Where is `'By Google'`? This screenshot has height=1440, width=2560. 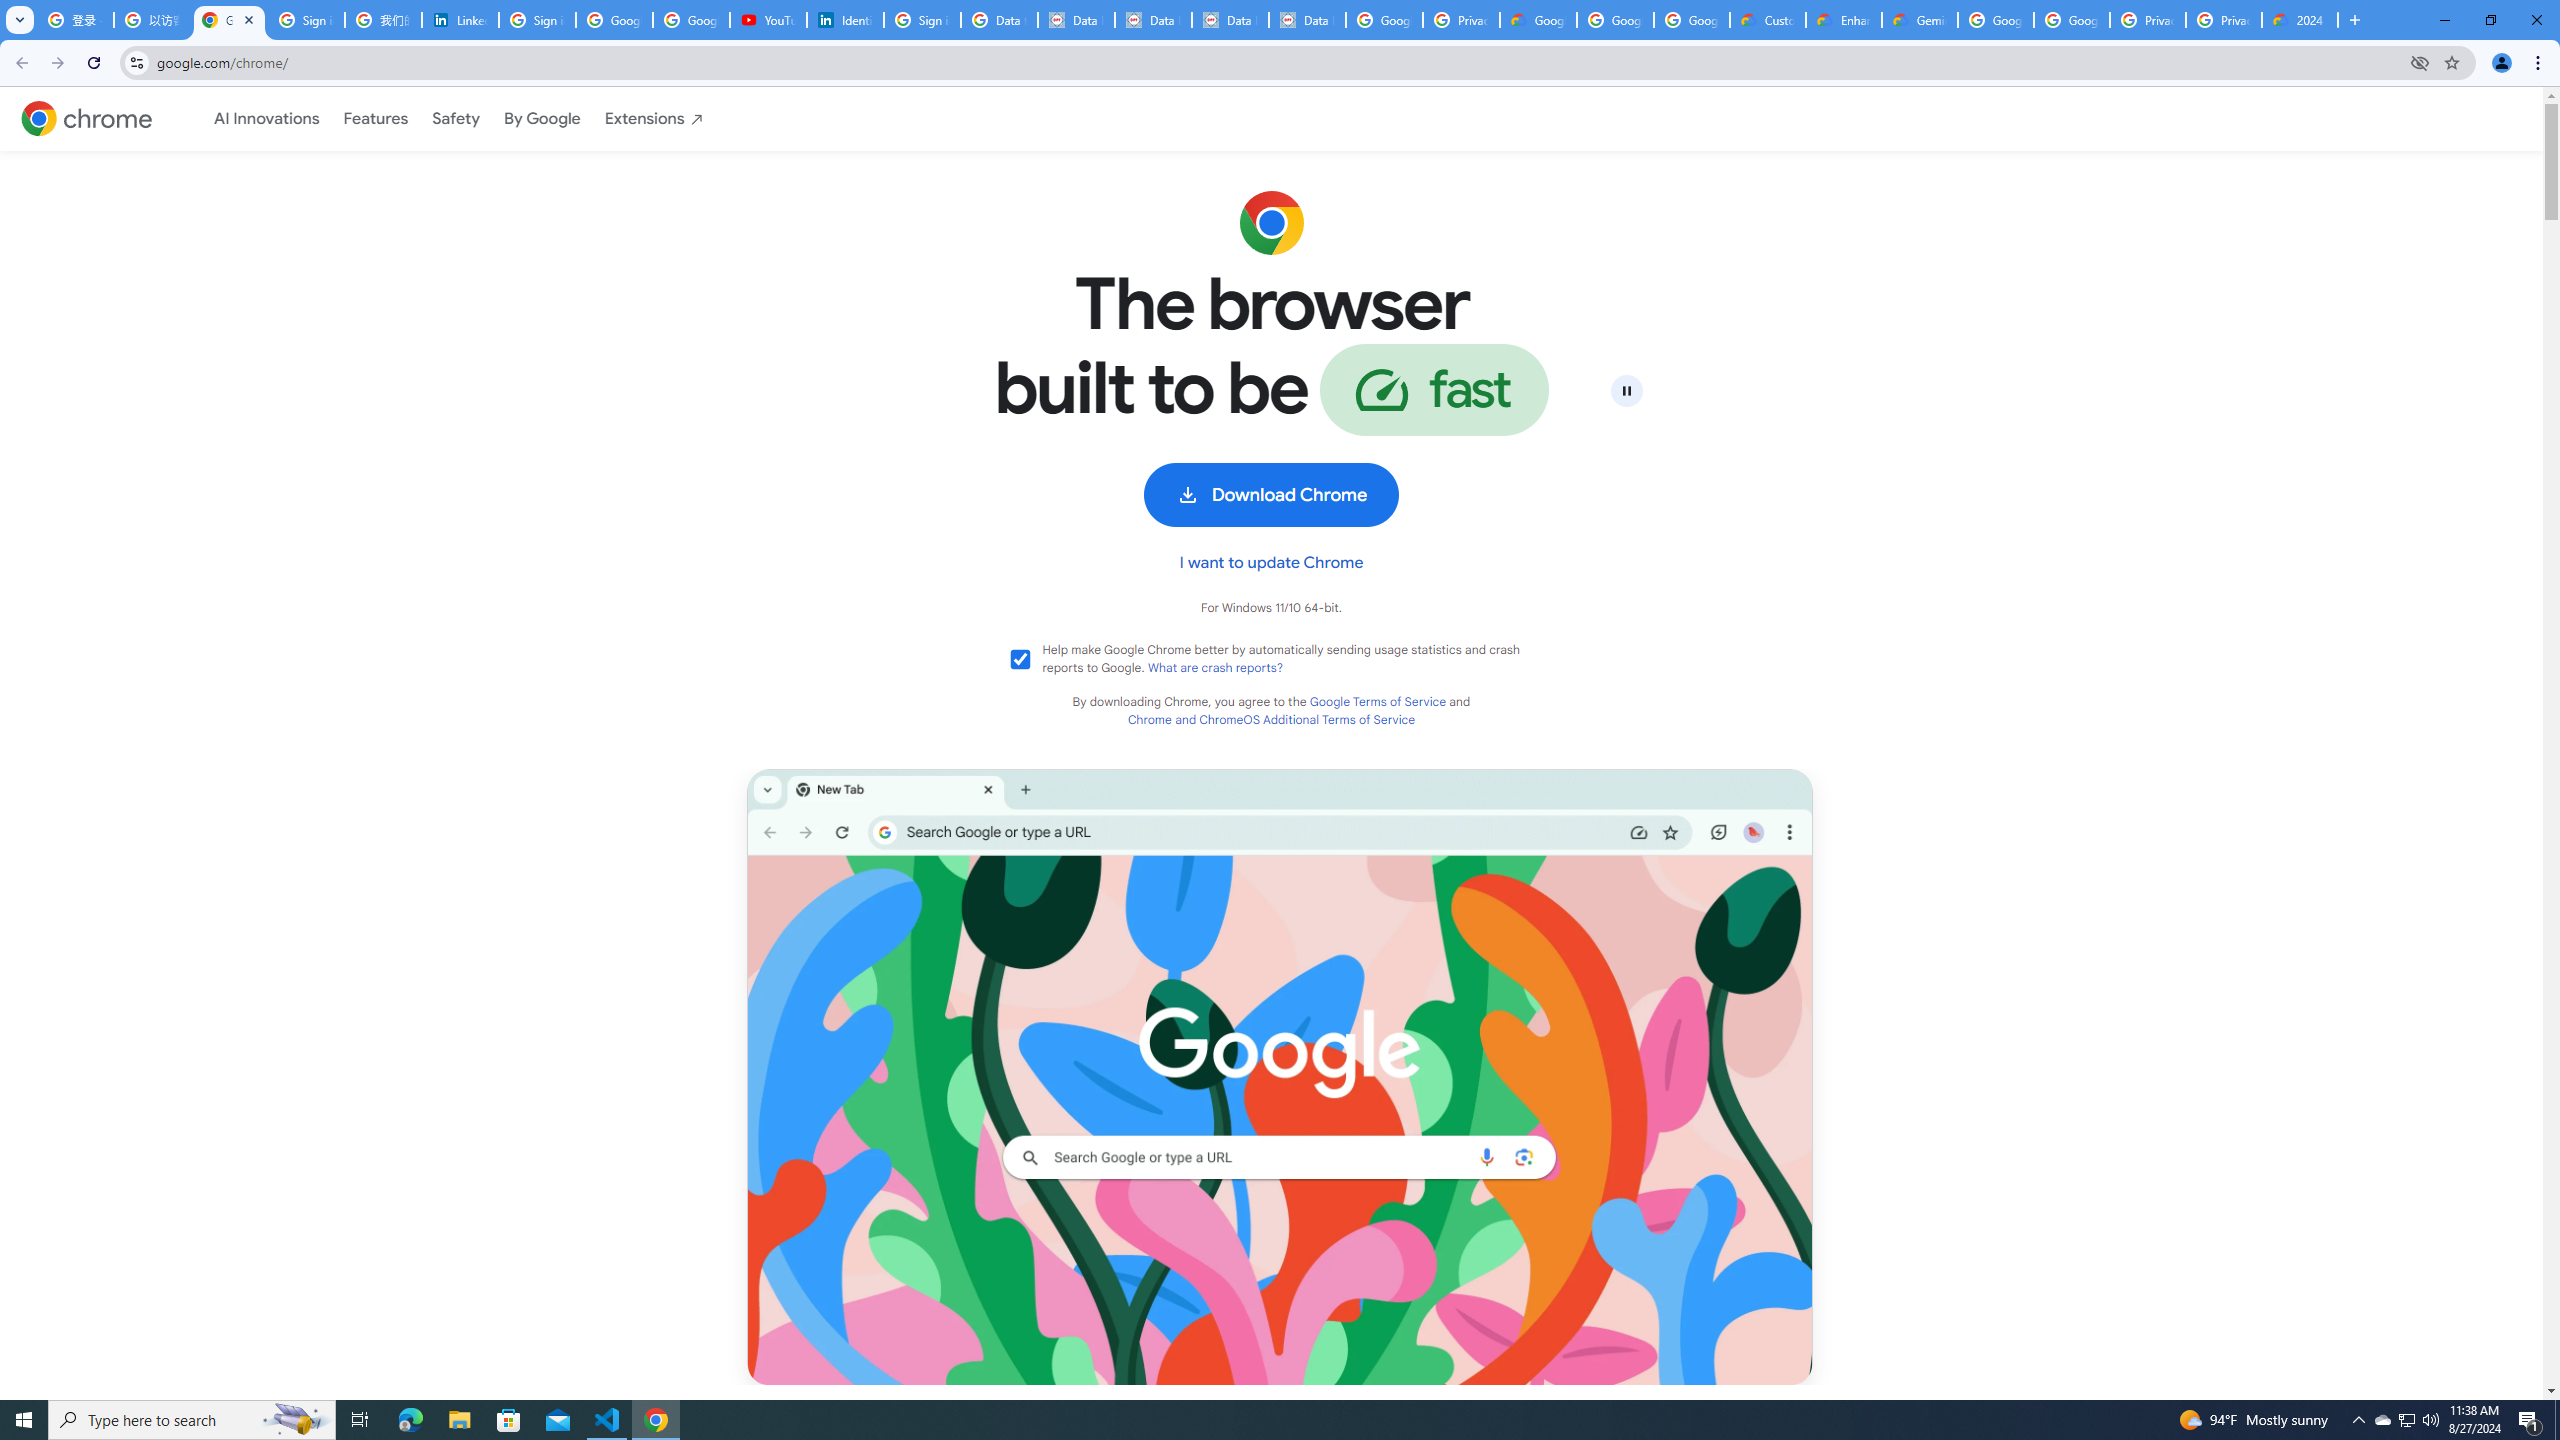
'By Google' is located at coordinates (542, 118).